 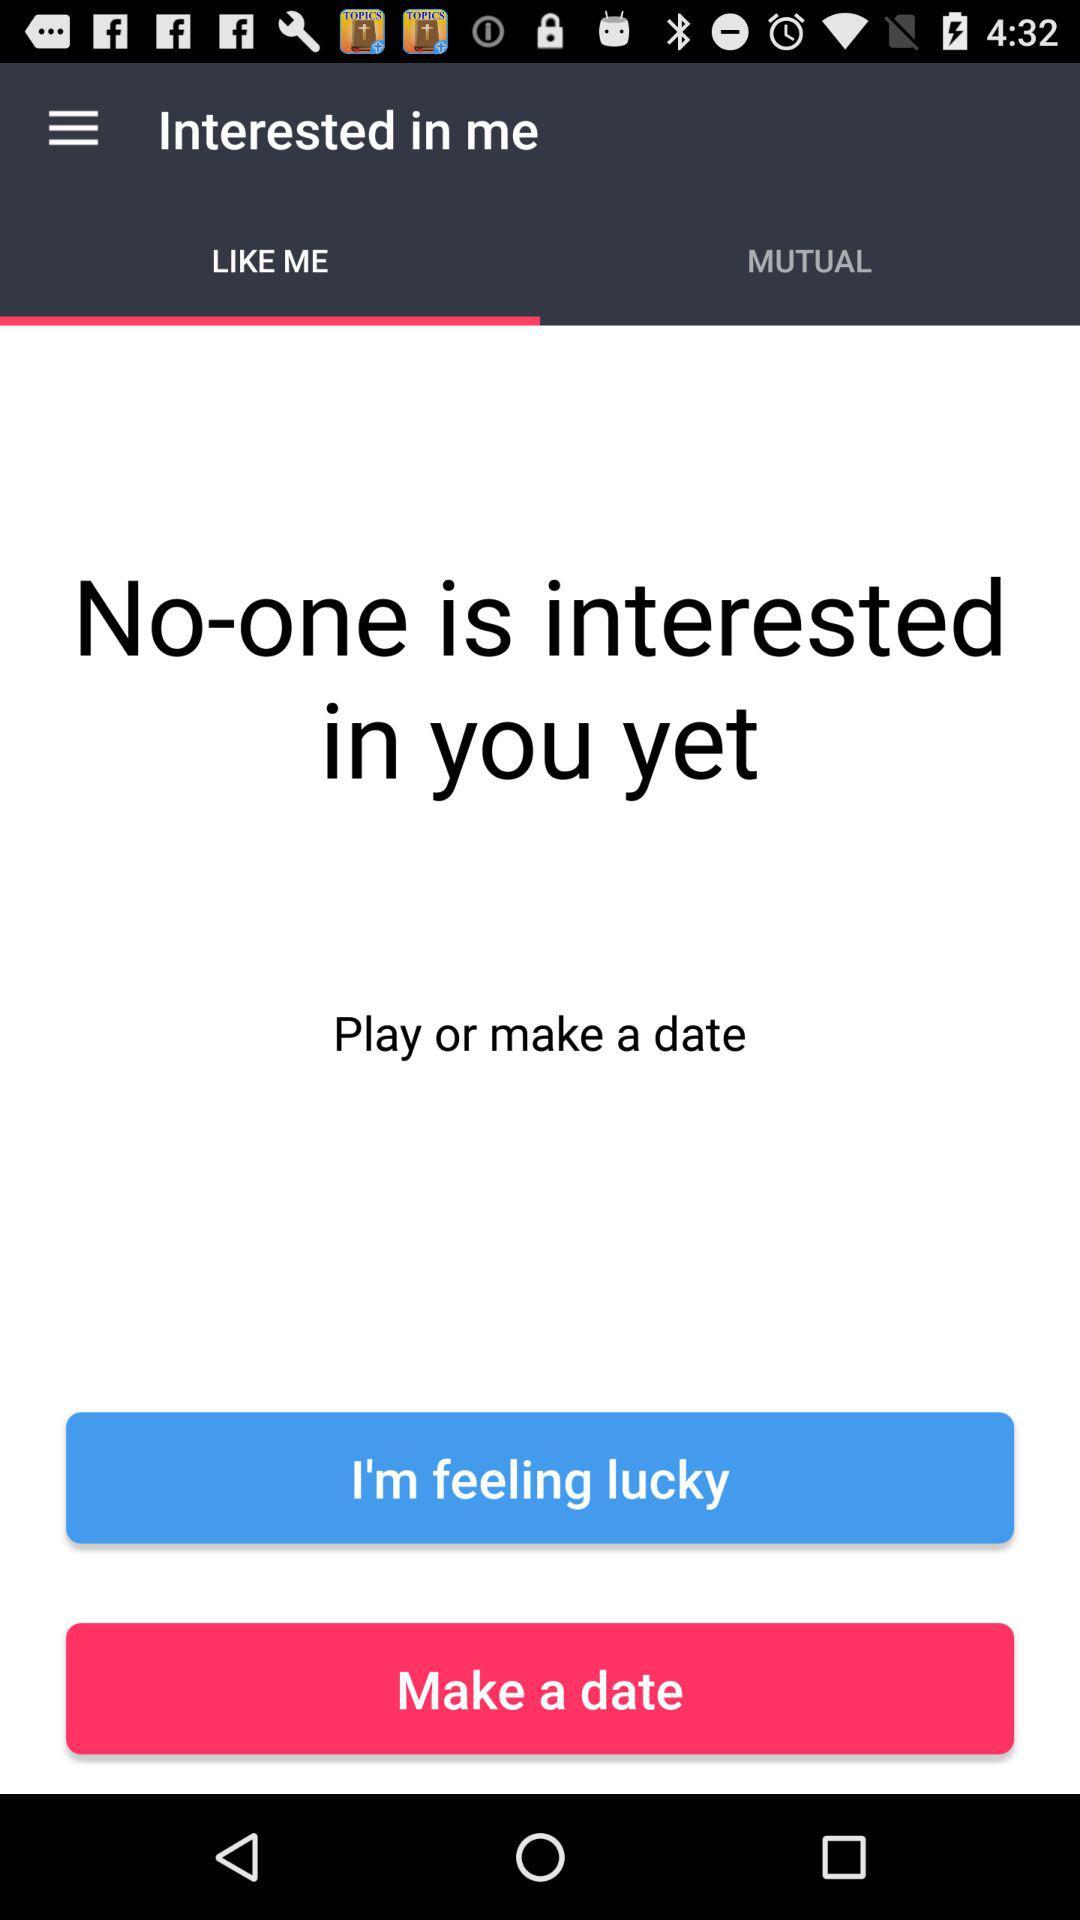 What do you see at coordinates (540, 1477) in the screenshot?
I see `the icon below play or make item` at bounding box center [540, 1477].